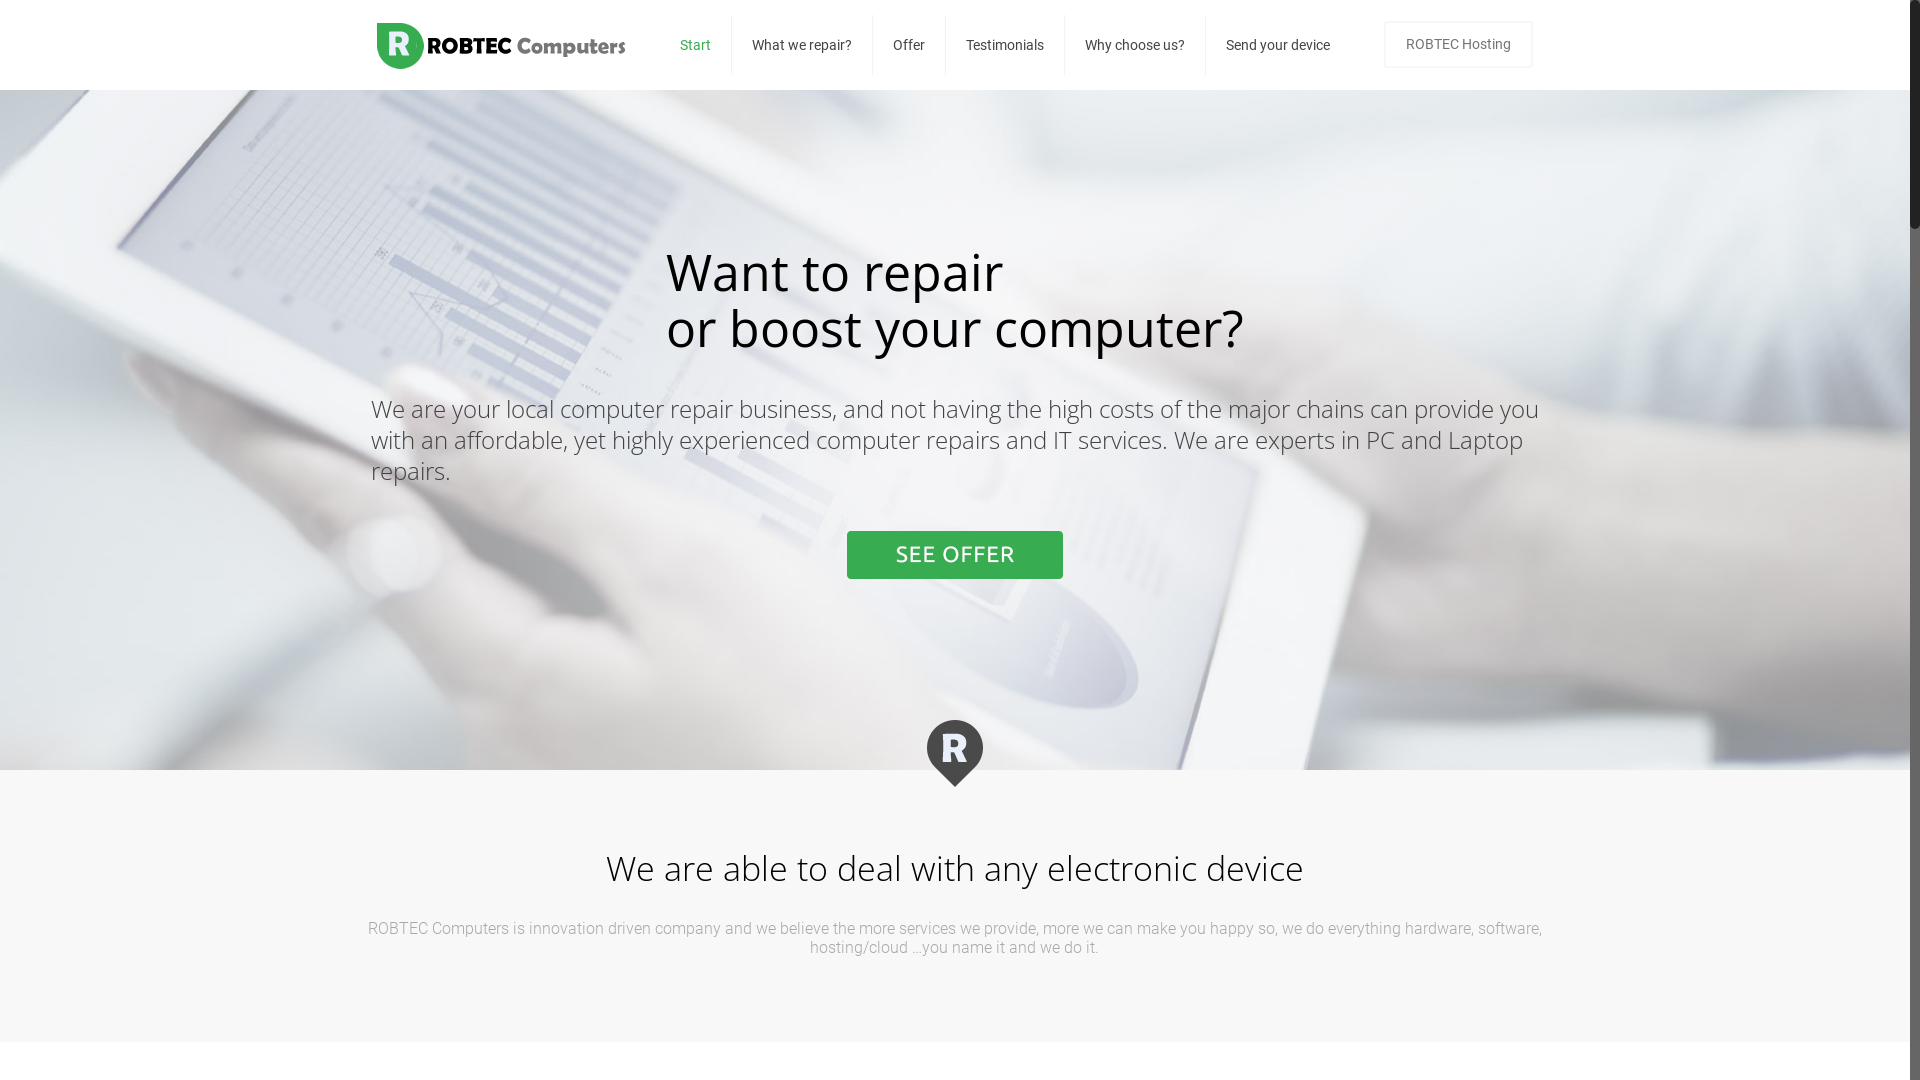 Image resolution: width=1920 pixels, height=1080 pixels. What do you see at coordinates (908, 45) in the screenshot?
I see `'Offer'` at bounding box center [908, 45].